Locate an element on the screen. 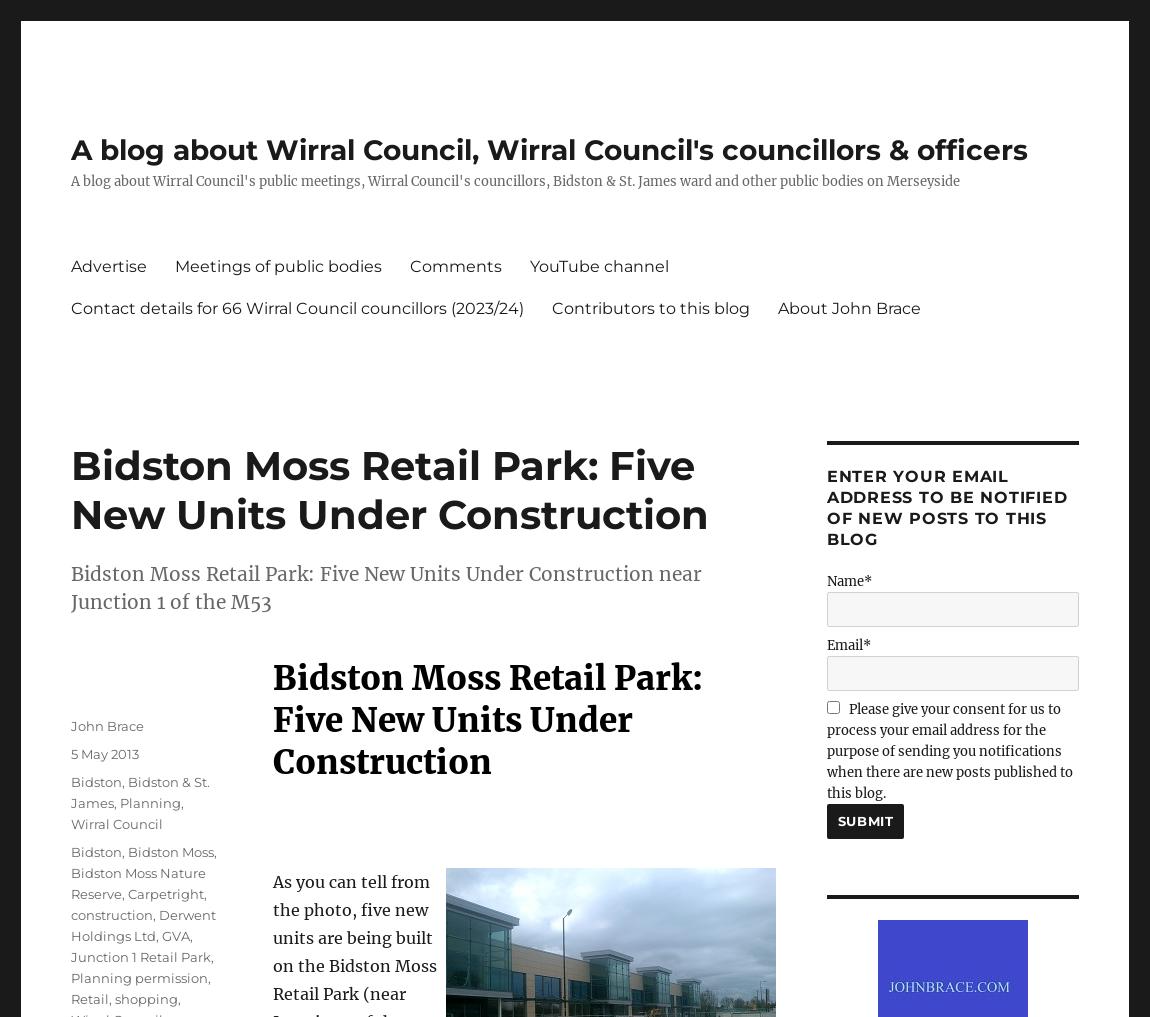  'About John Brace' is located at coordinates (848, 307).